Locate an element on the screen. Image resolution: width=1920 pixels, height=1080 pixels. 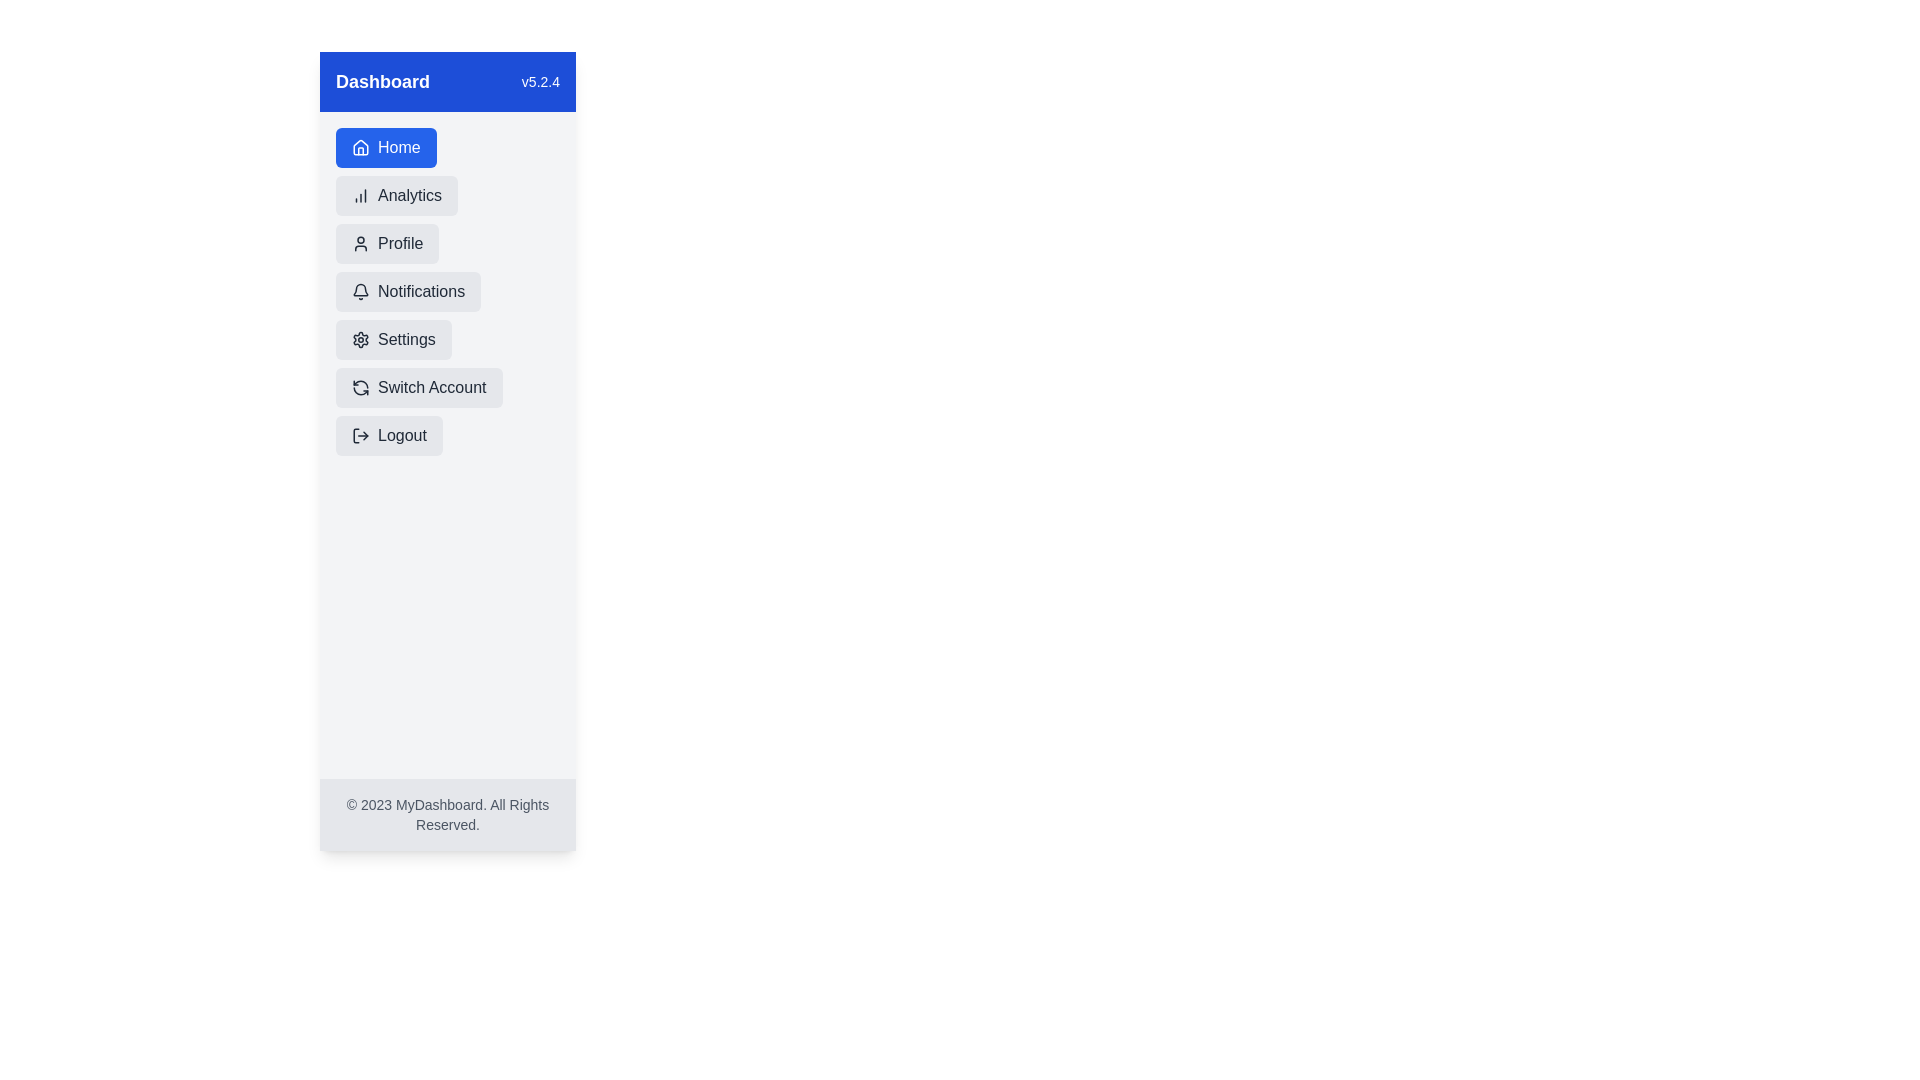
the settings icon is located at coordinates (360, 338).